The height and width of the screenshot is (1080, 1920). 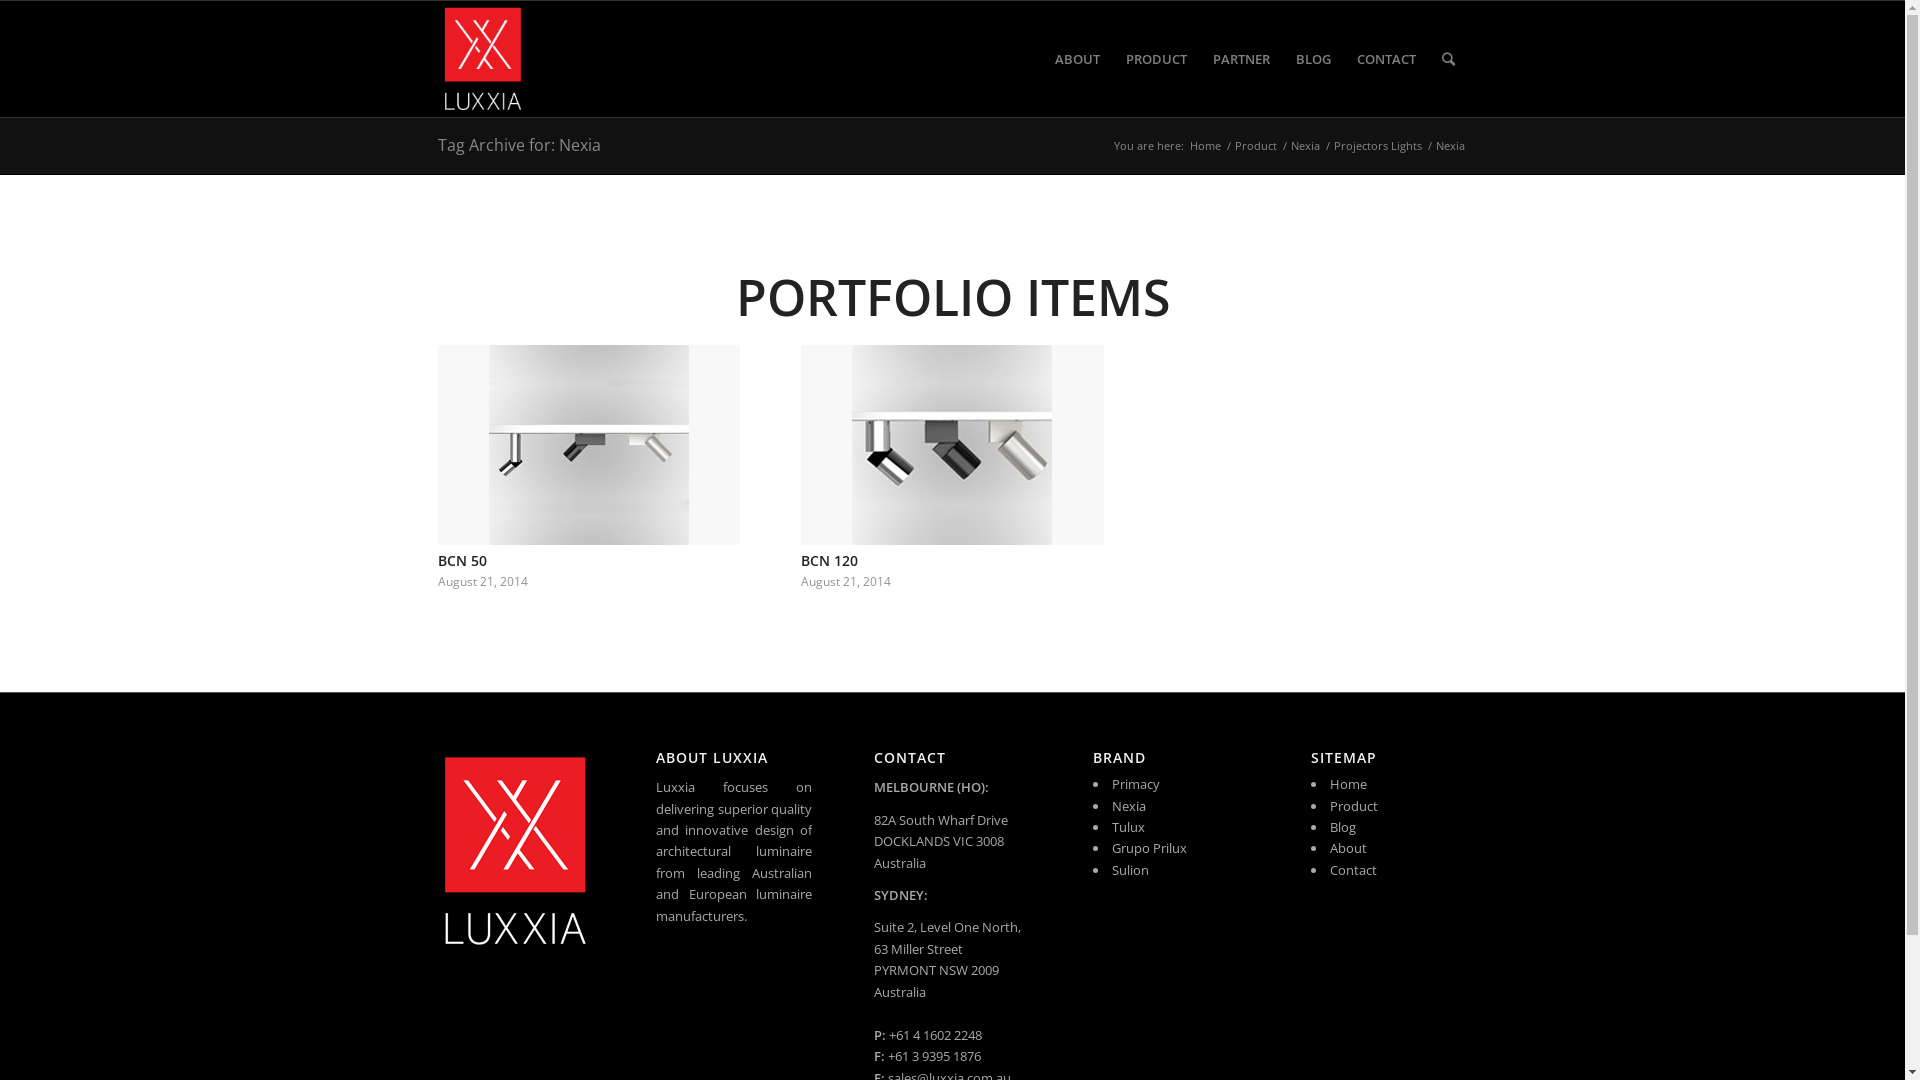 I want to click on 'ABOUT', so click(x=1076, y=57).